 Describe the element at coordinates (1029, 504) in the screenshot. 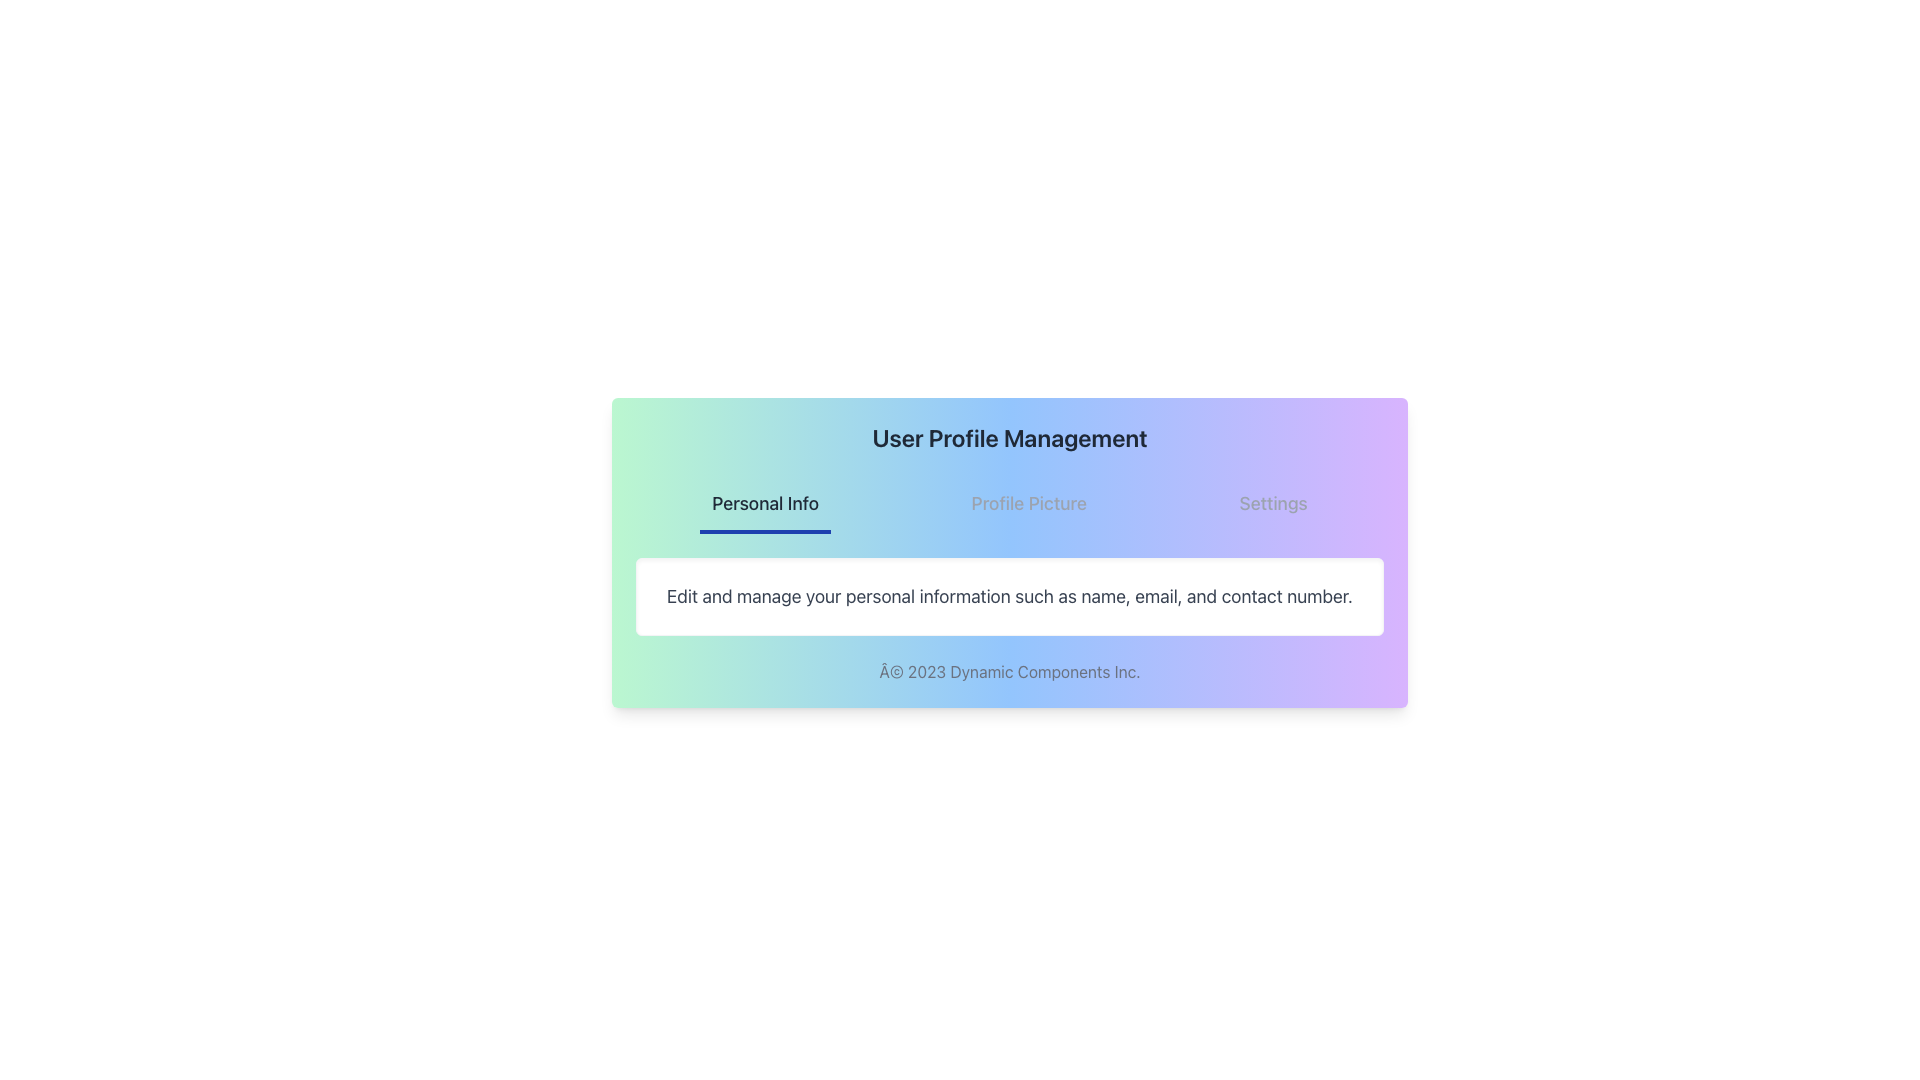

I see `the 'Profile Picture' button, which is styled with a gray font color and is the second item in a row of three options` at that location.